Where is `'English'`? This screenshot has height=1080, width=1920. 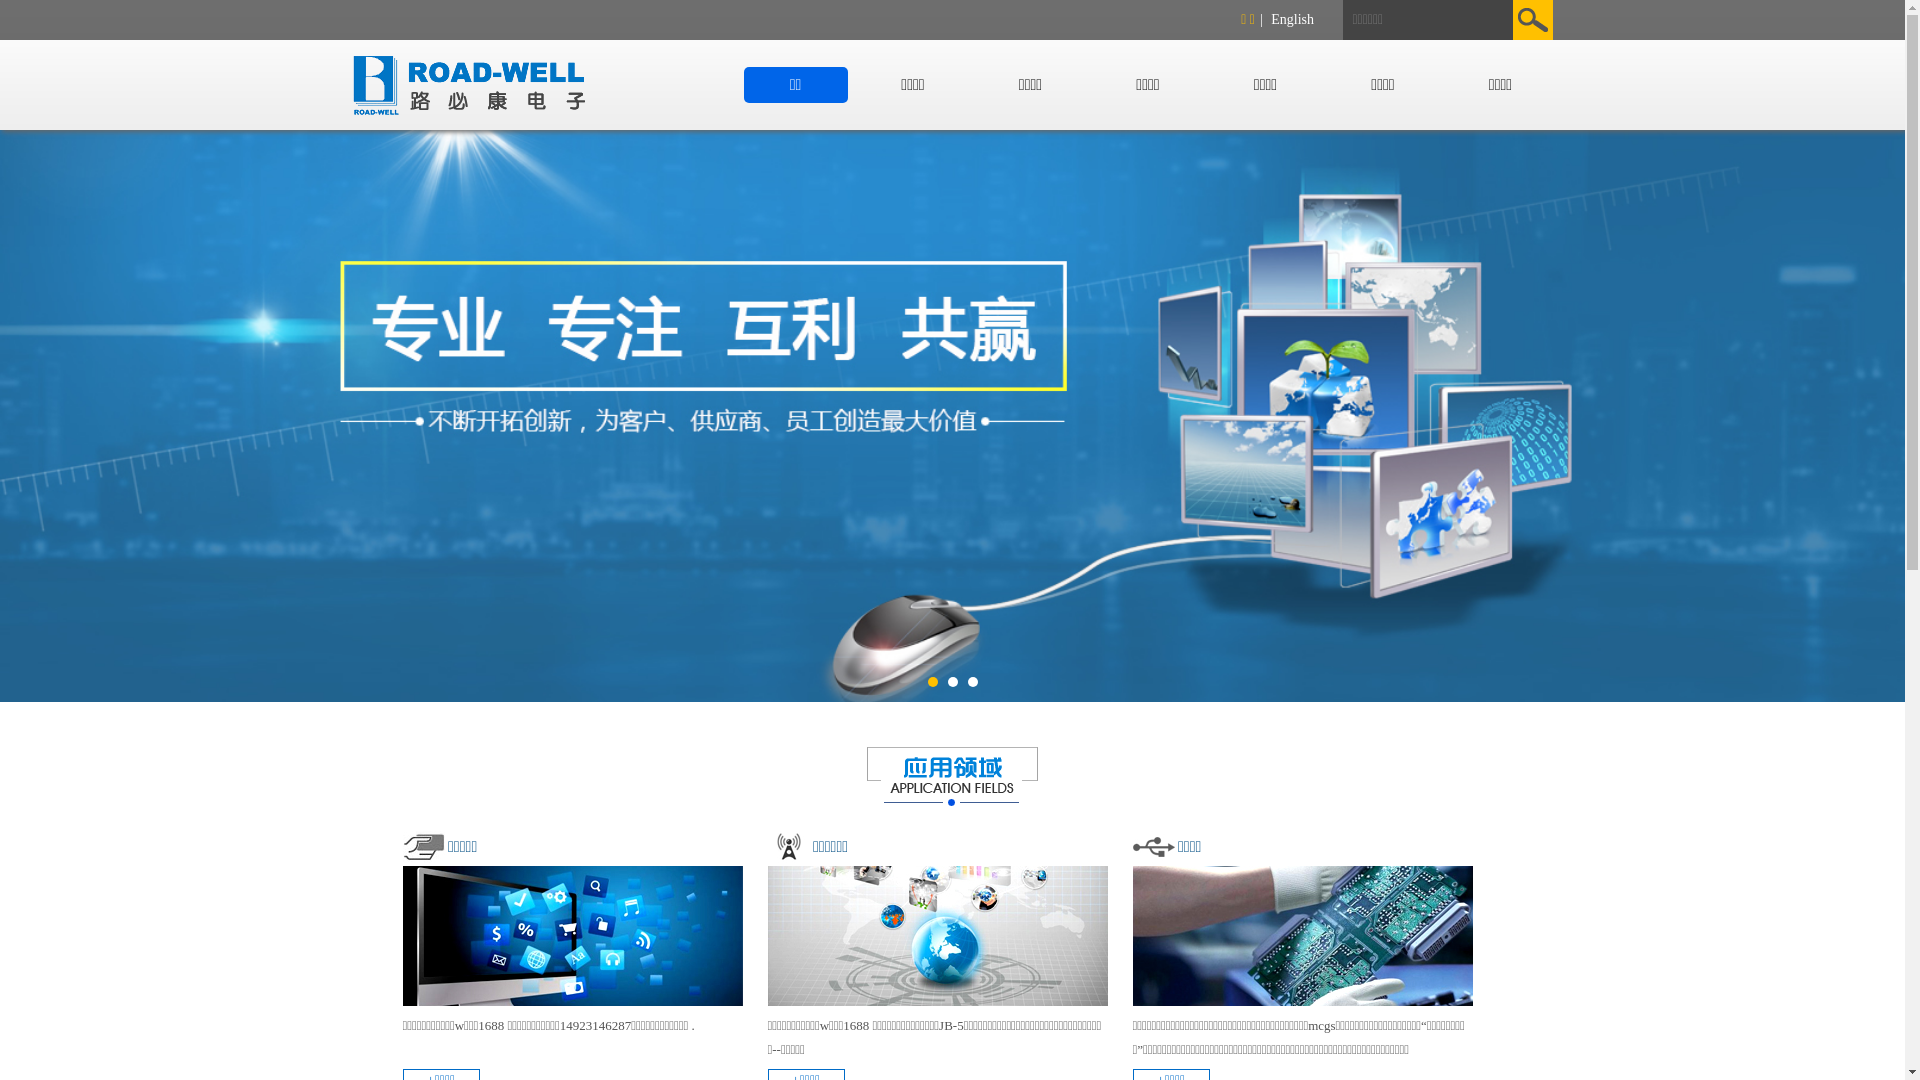
'English' is located at coordinates (1292, 19).